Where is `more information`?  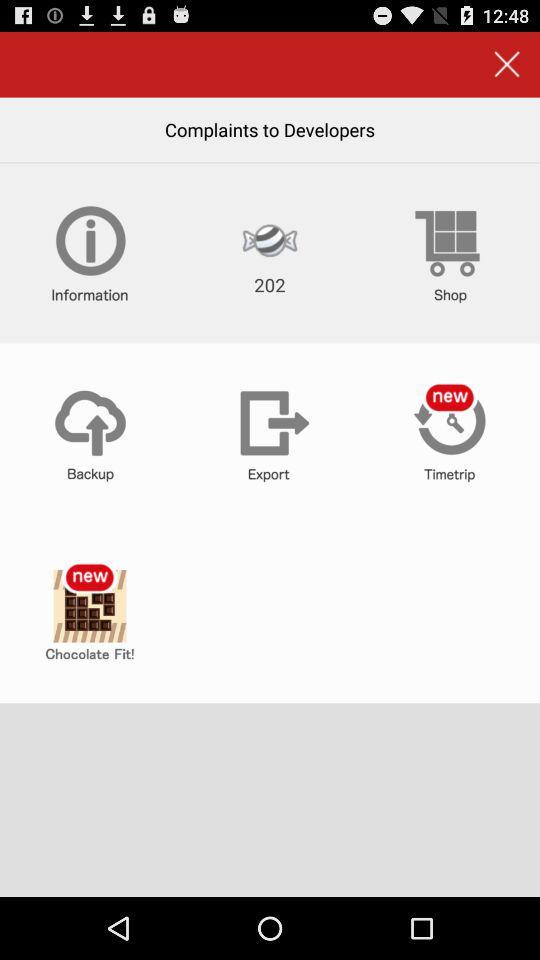
more information is located at coordinates (89, 252).